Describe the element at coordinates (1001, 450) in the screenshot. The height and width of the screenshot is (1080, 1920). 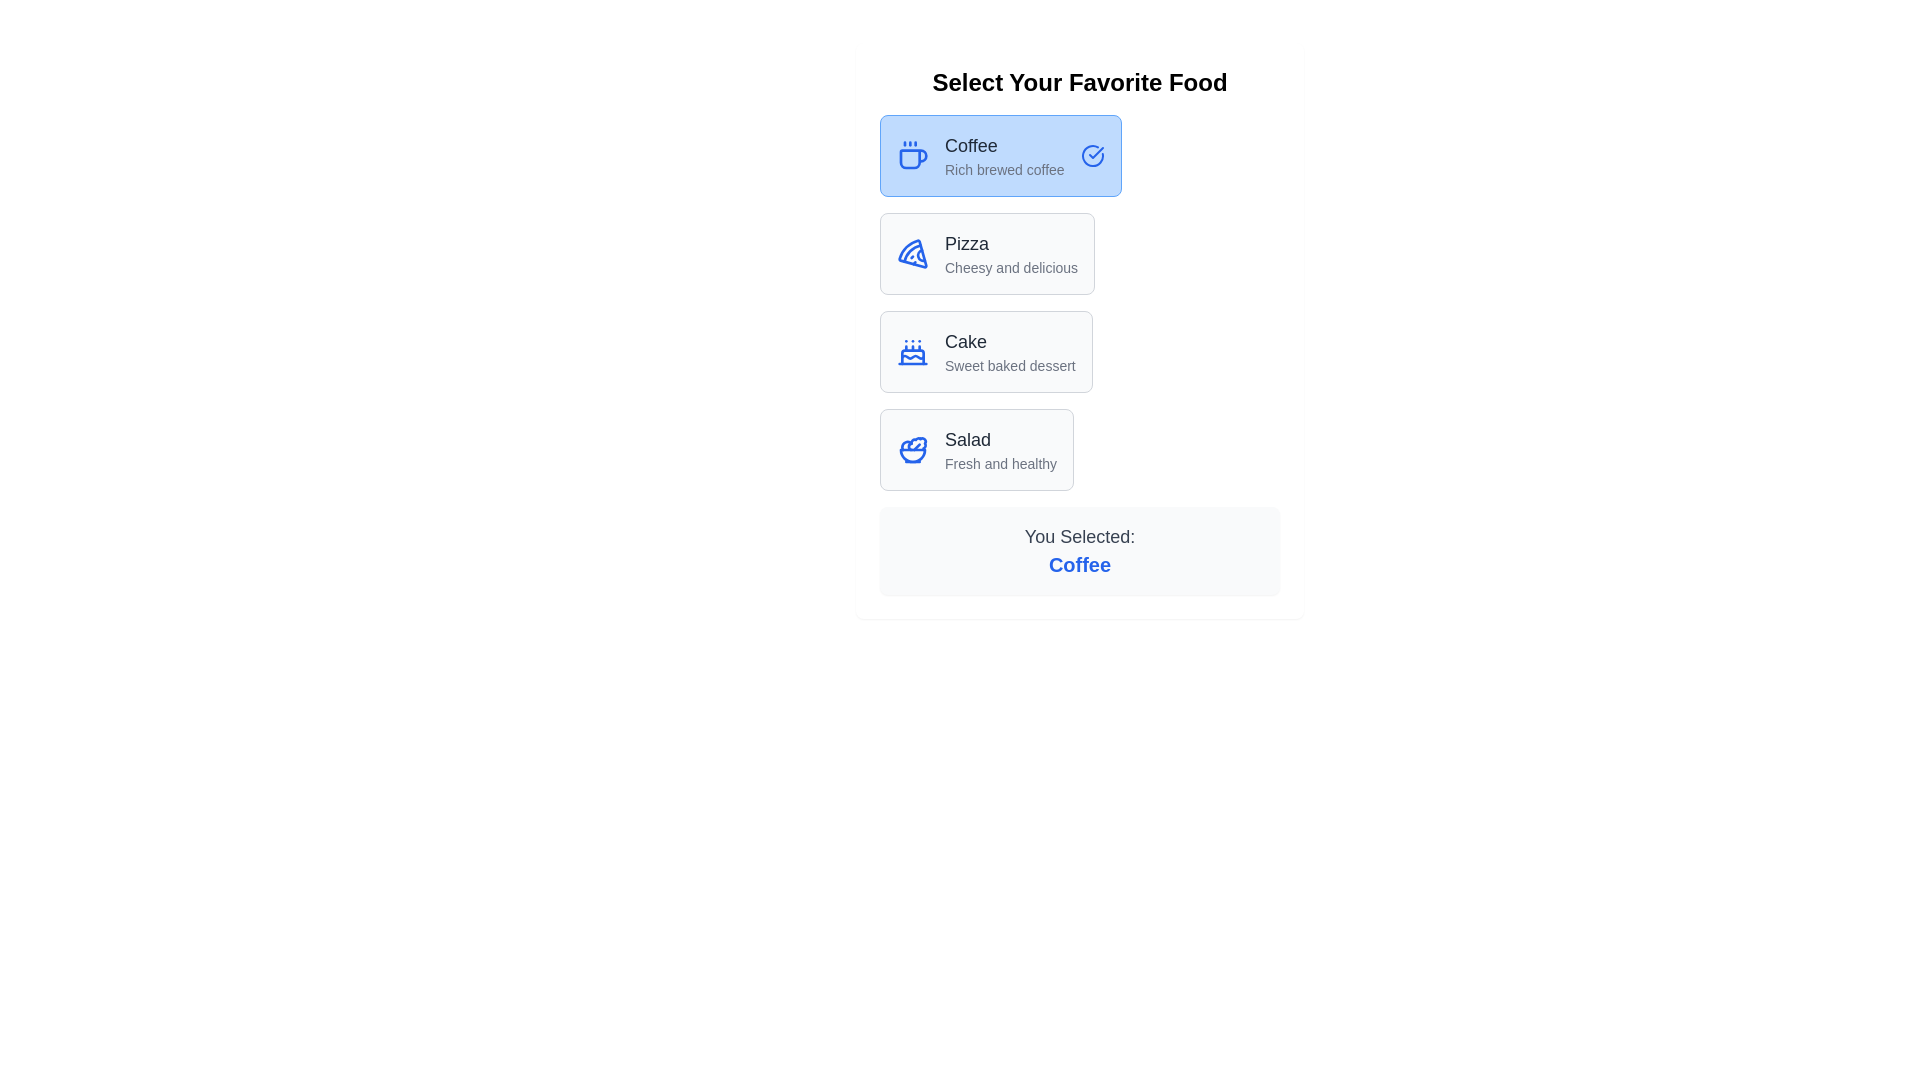
I see `the text block containing 'Salad' styled in medium dark gray font and 'Fresh and healthy' in smaller light gray text, located within the fourth option of the 'Select Your Favorite Food' list` at that location.